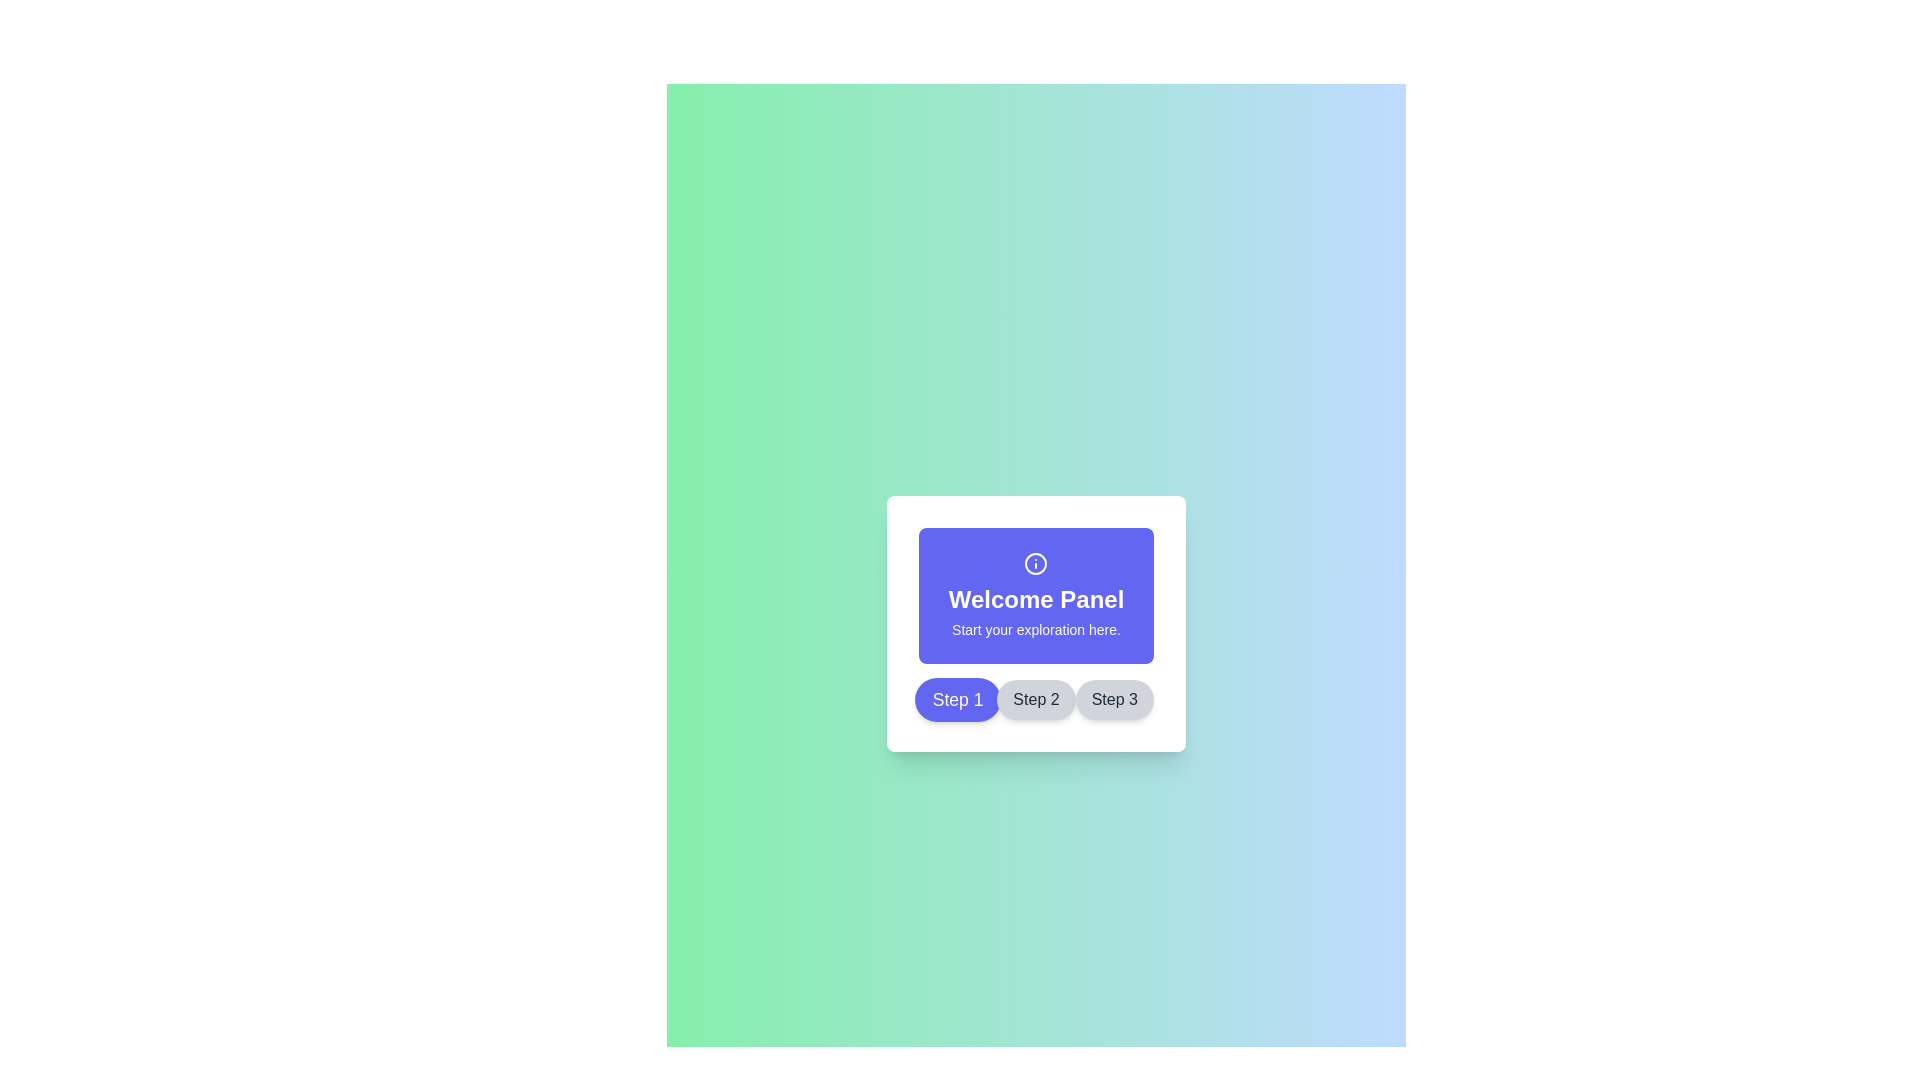 This screenshot has width=1920, height=1080. I want to click on the rectangular button with rounded corners labeled 'Step 3' located below the 'Welcome Panel', so click(1113, 698).